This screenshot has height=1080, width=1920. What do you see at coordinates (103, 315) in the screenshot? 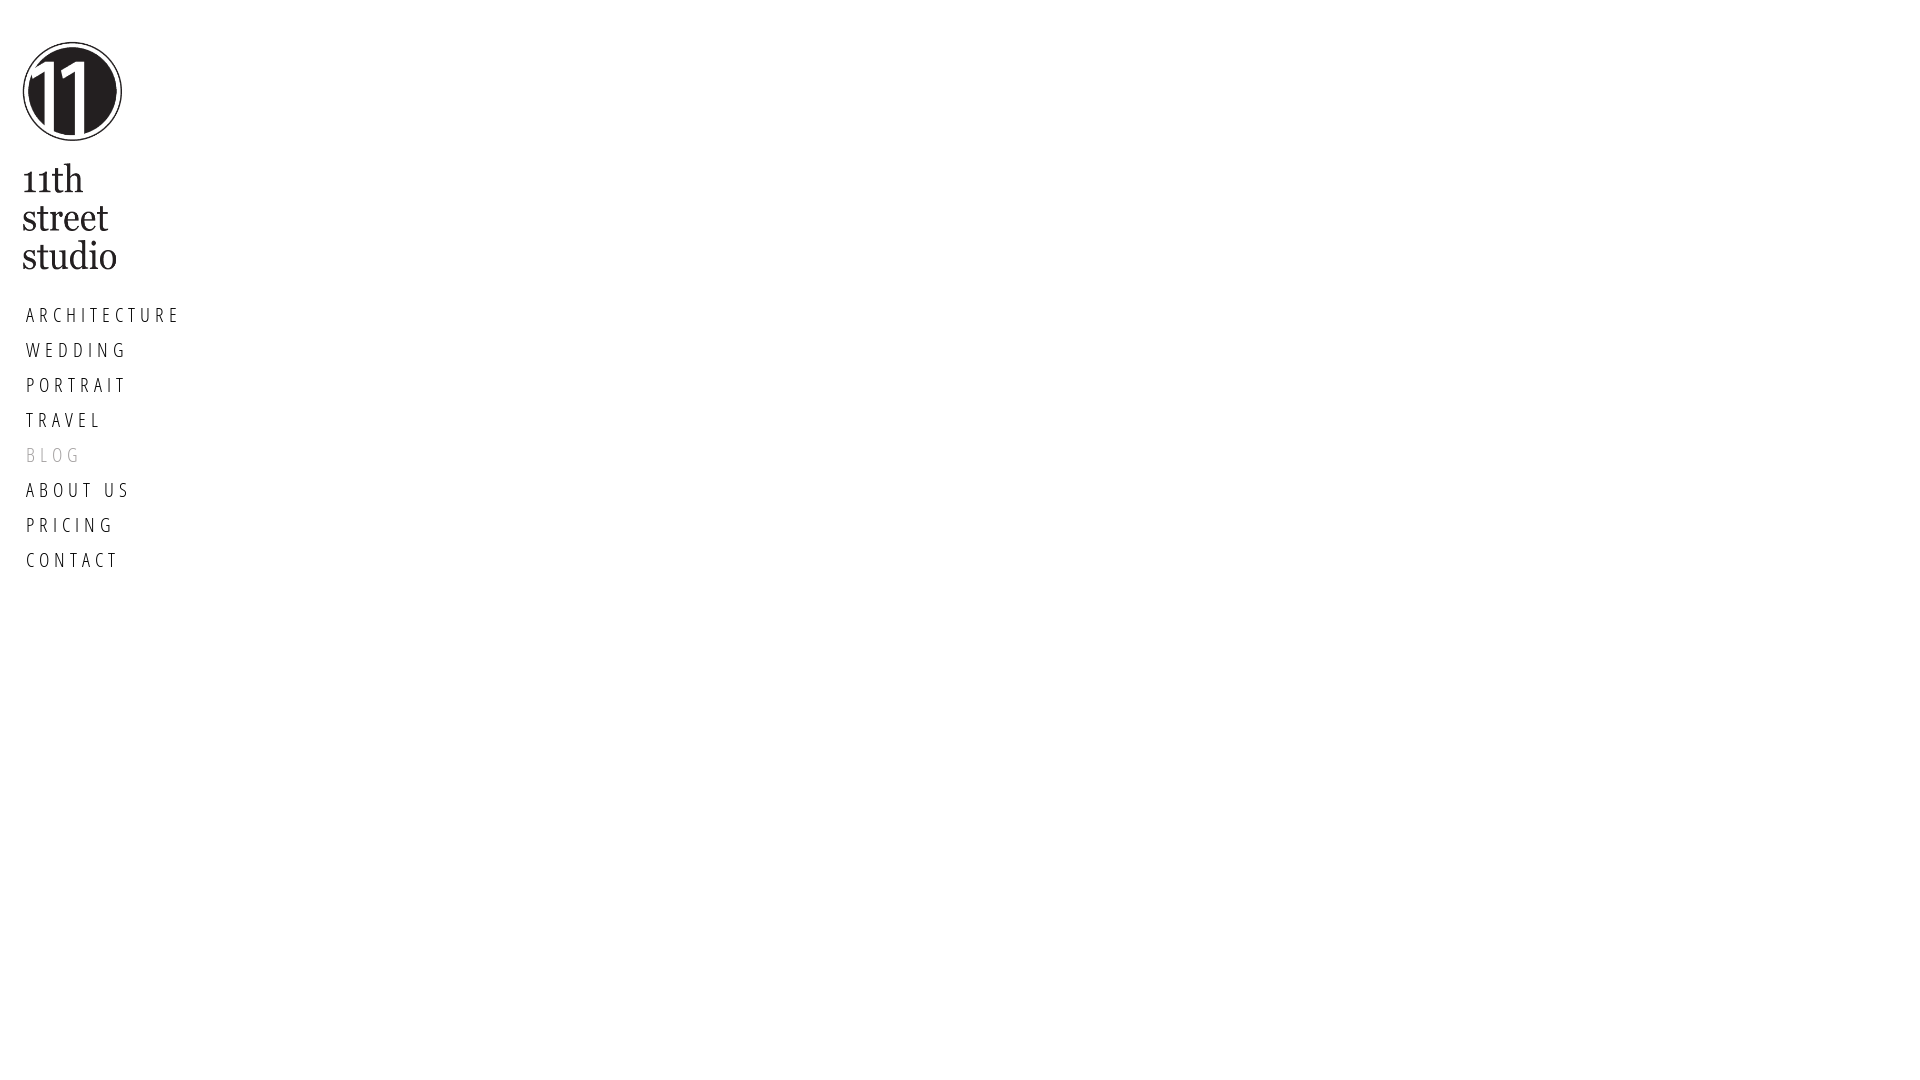
I see `'ARCHITECTURE'` at bounding box center [103, 315].